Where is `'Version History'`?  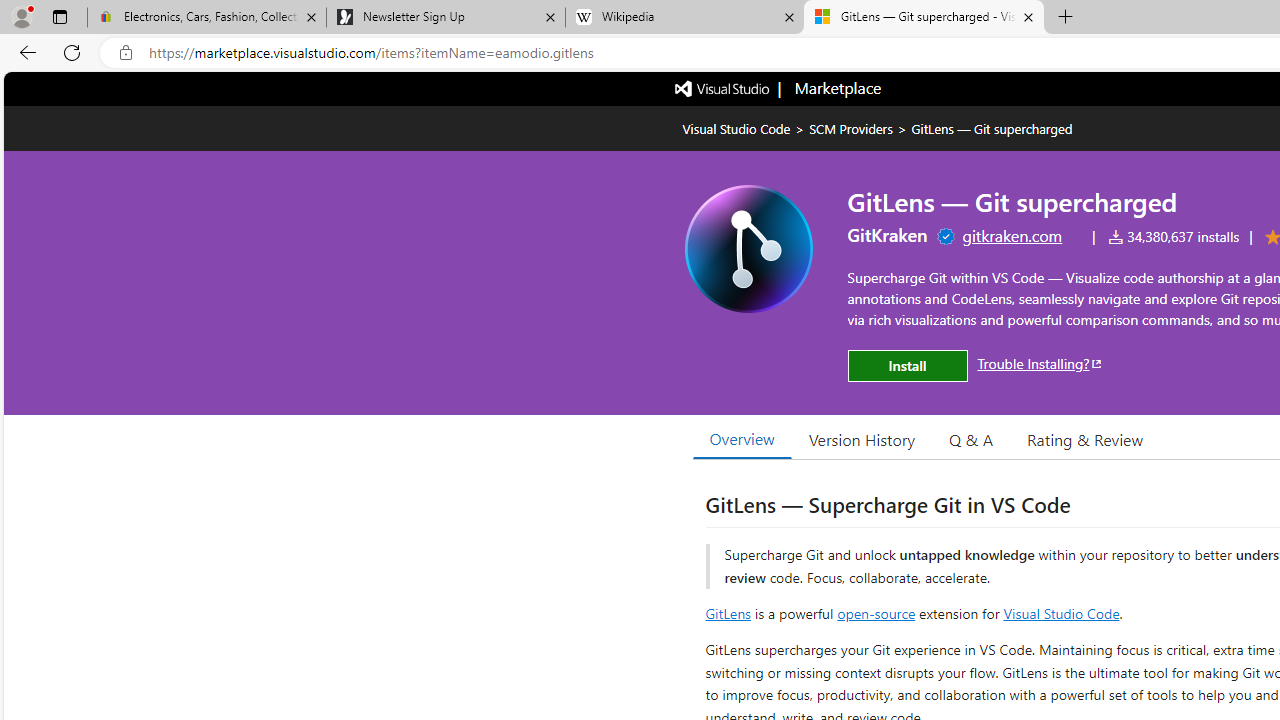 'Version History' is located at coordinates (862, 438).